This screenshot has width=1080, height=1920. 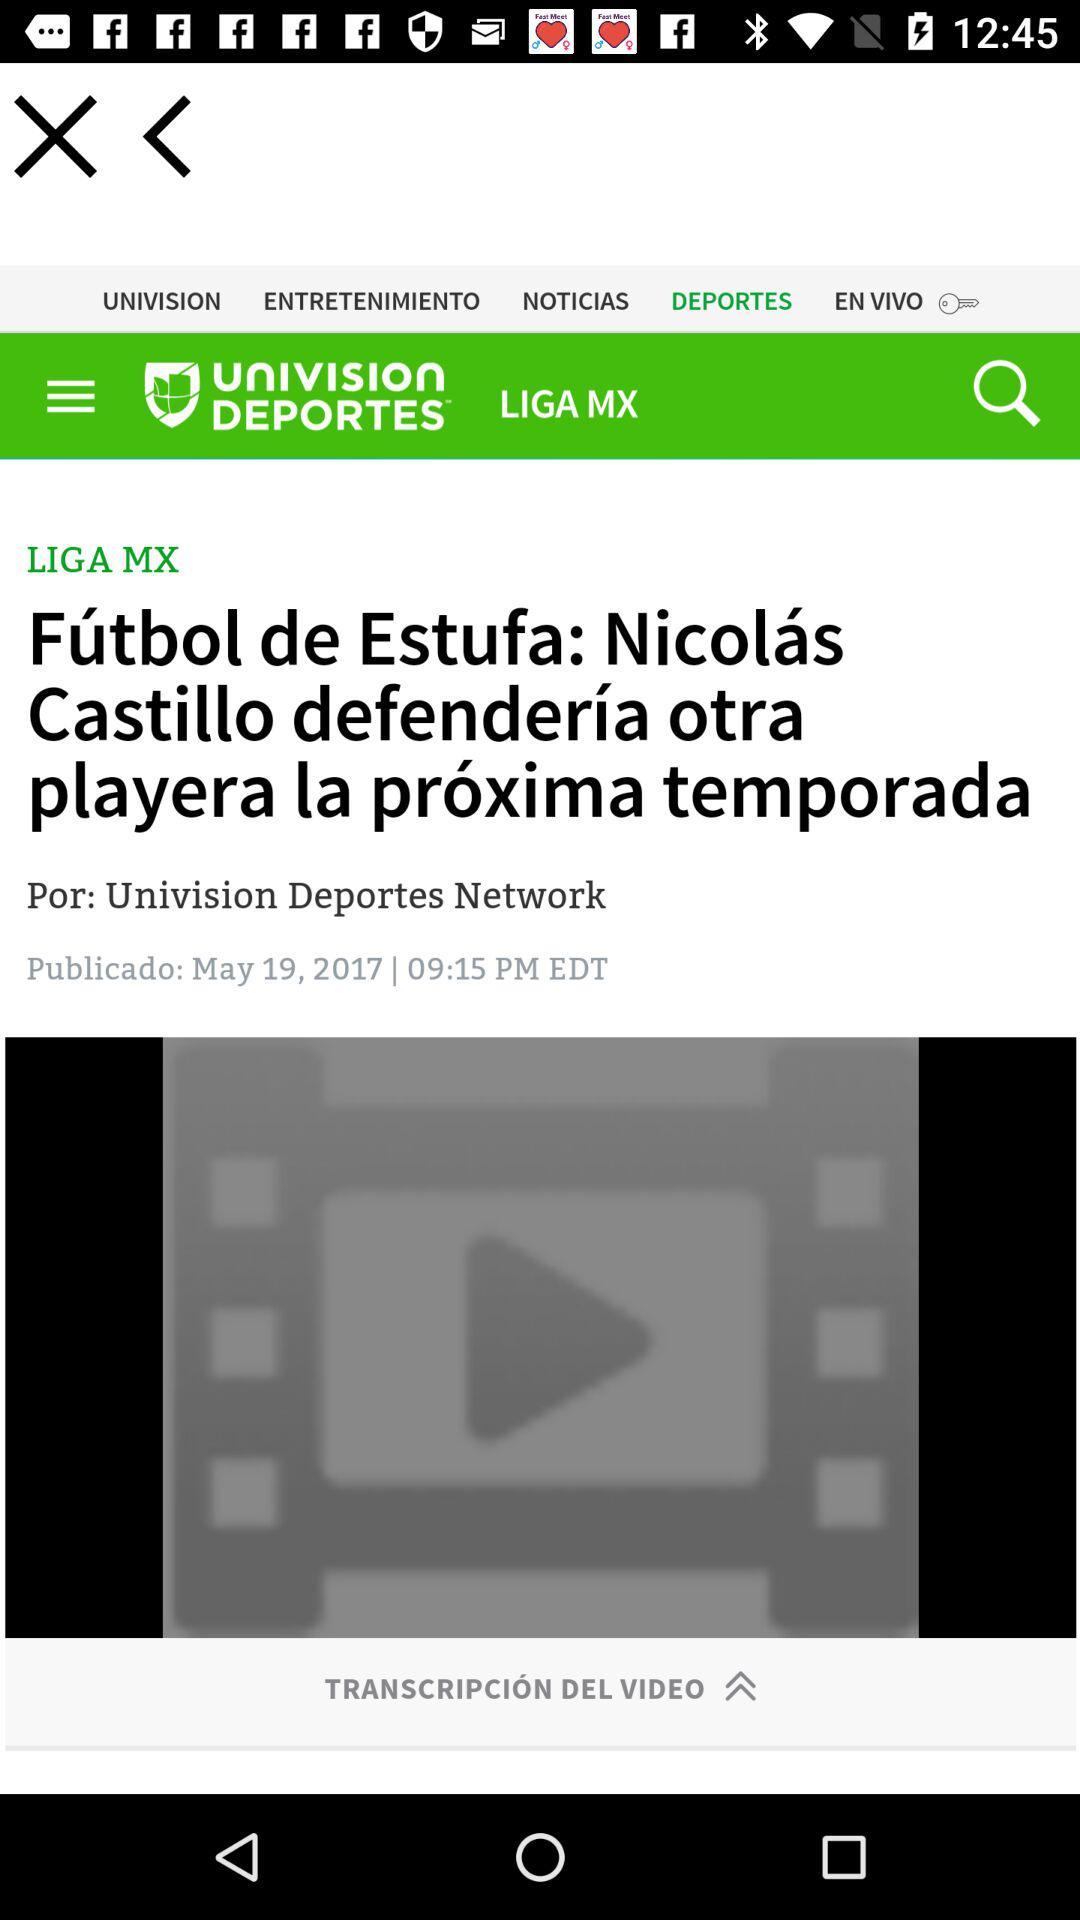 I want to click on page, so click(x=54, y=135).